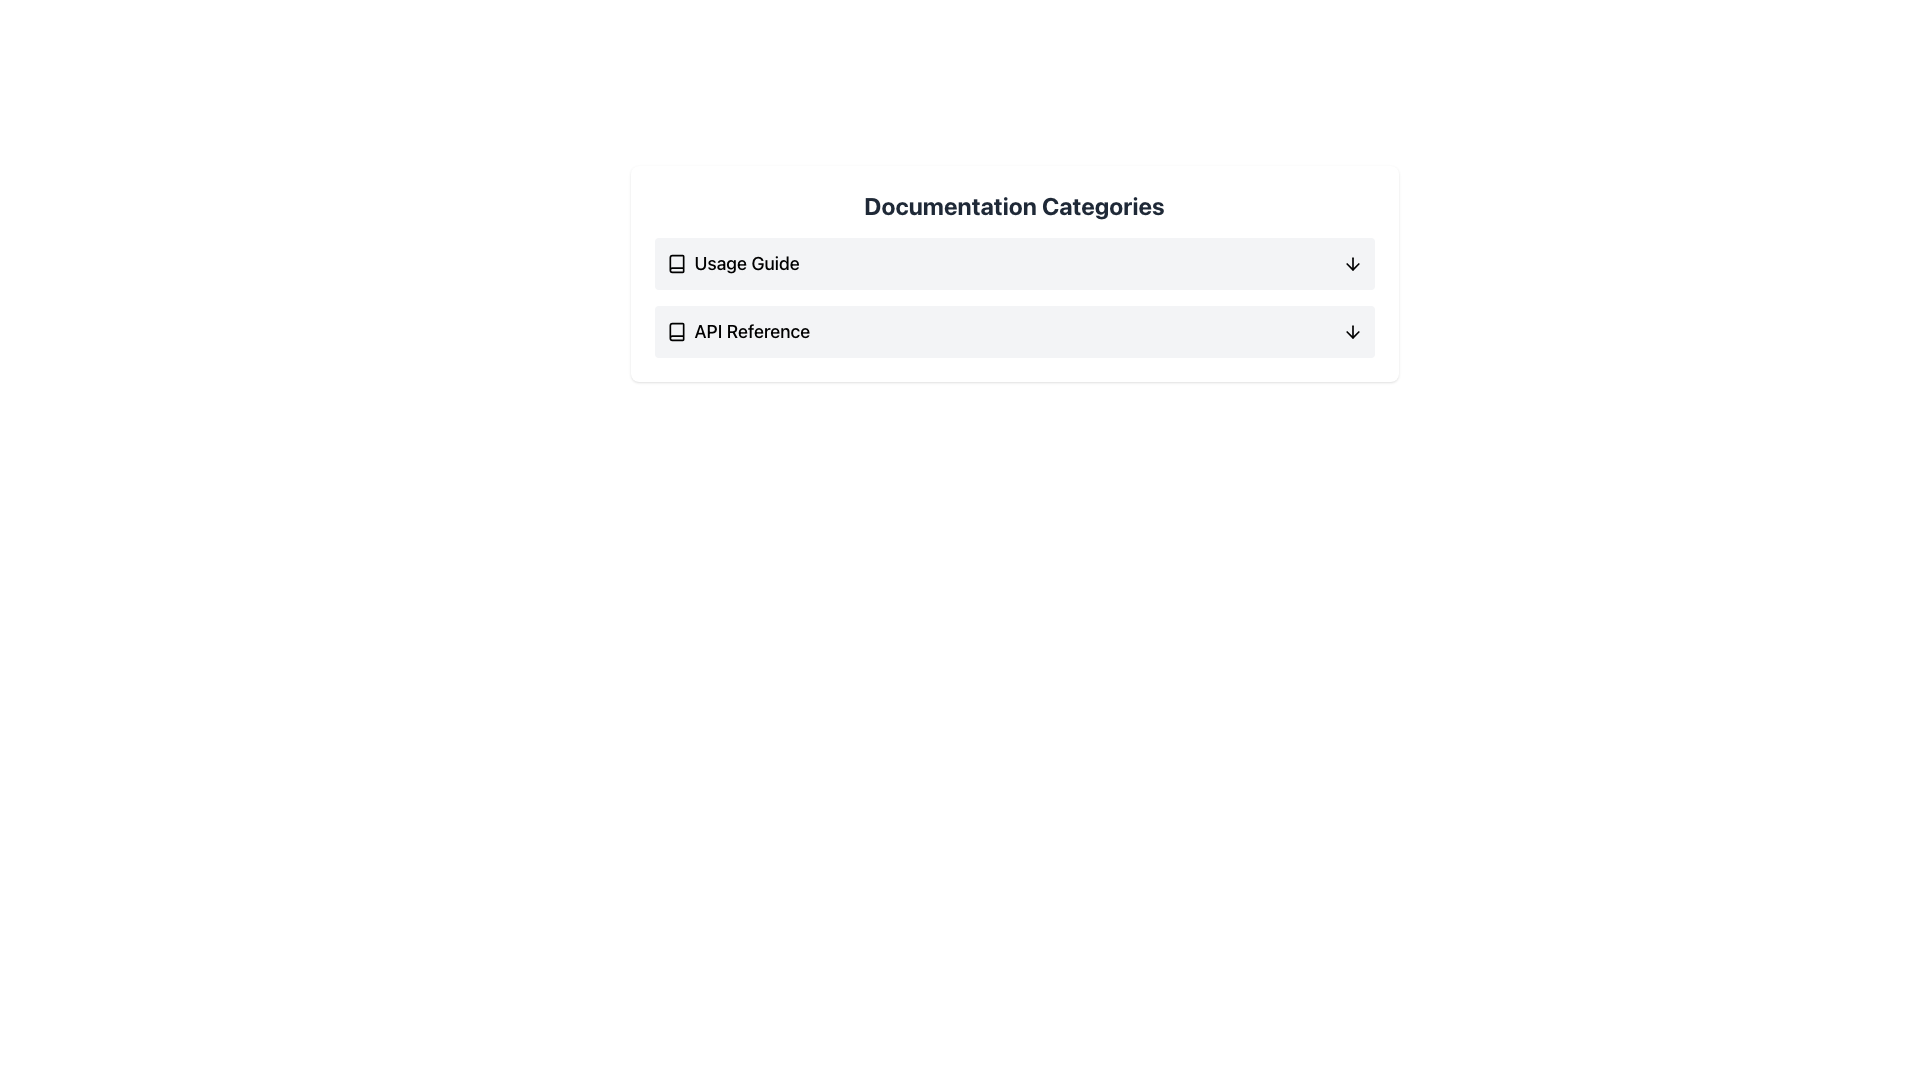 This screenshot has width=1920, height=1080. I want to click on the icon representing a book, located to the left of the 'Usage Guide' text in the documentation categories list, so click(676, 262).